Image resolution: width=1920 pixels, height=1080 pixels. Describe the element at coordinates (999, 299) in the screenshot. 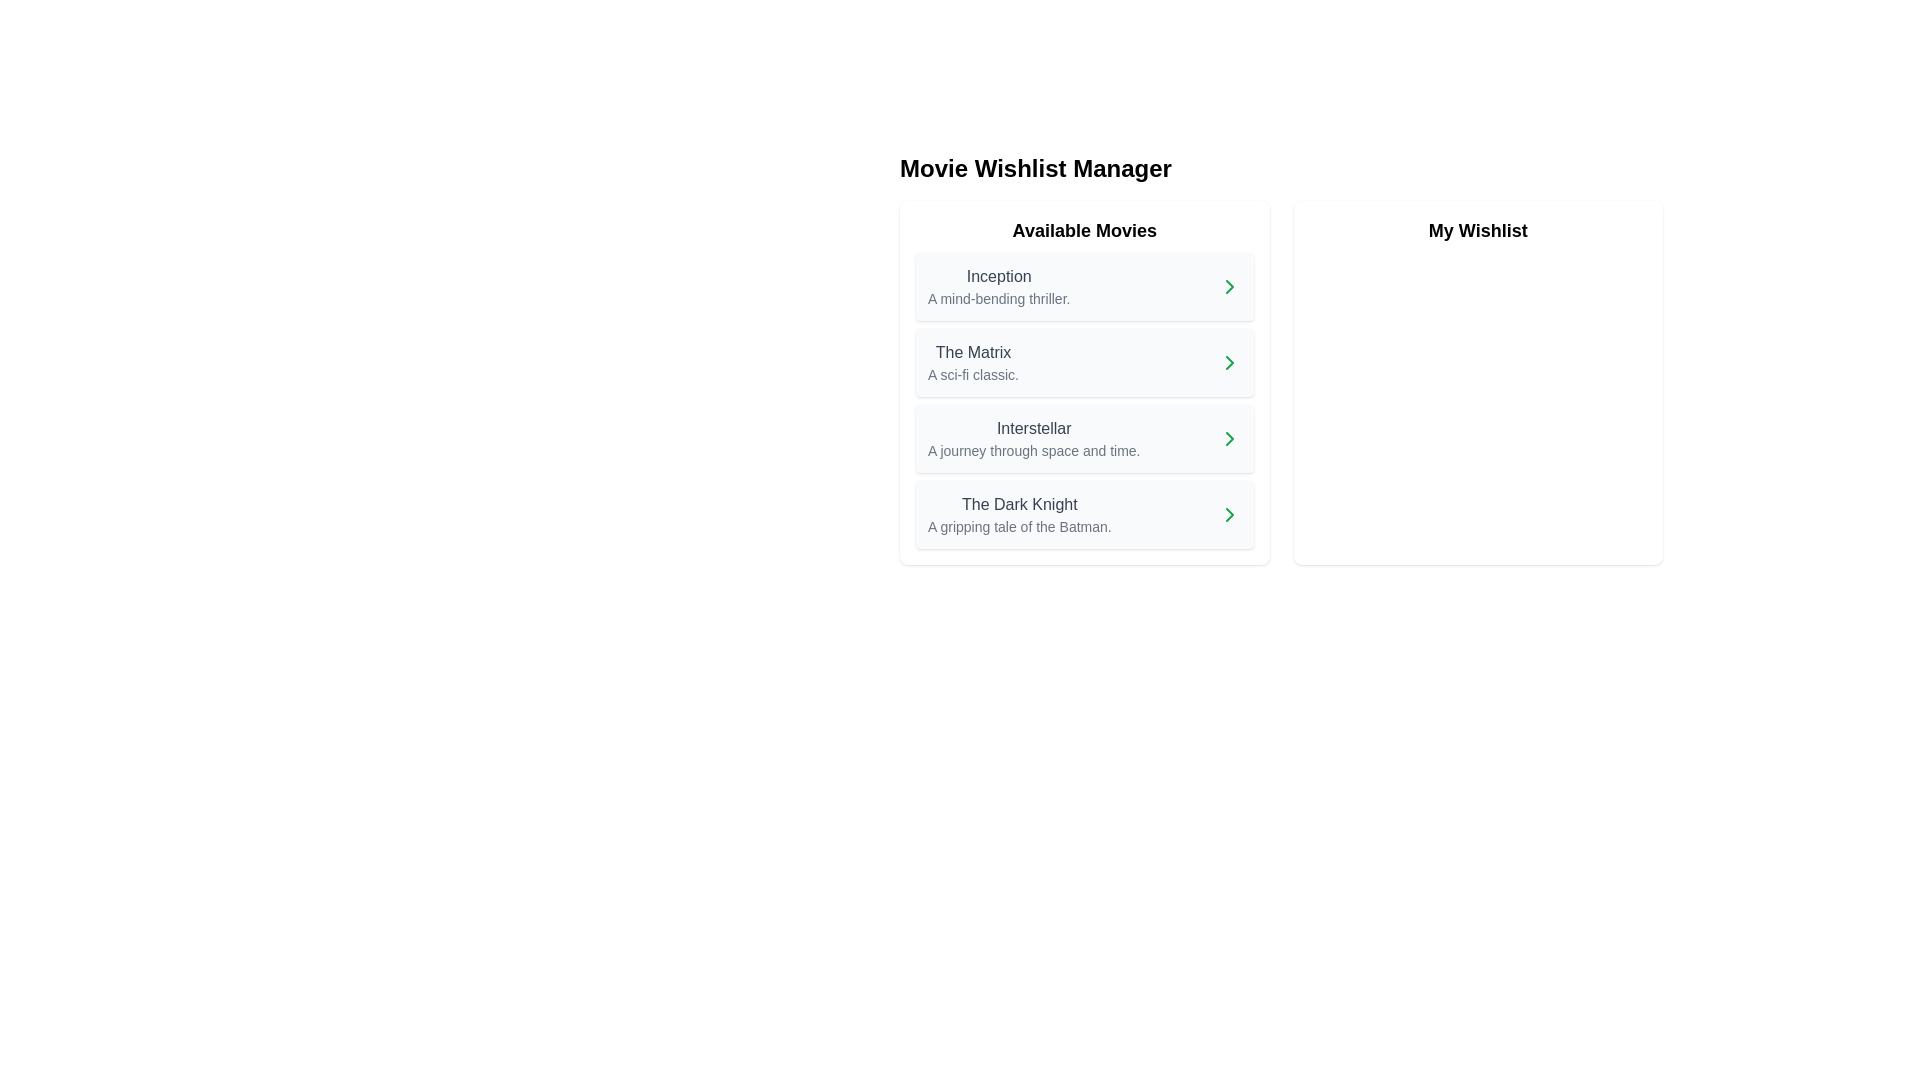

I see `descriptive text label located below the title 'Inception' in the 'Available Movies' section, which provides a summary for the movie` at that location.